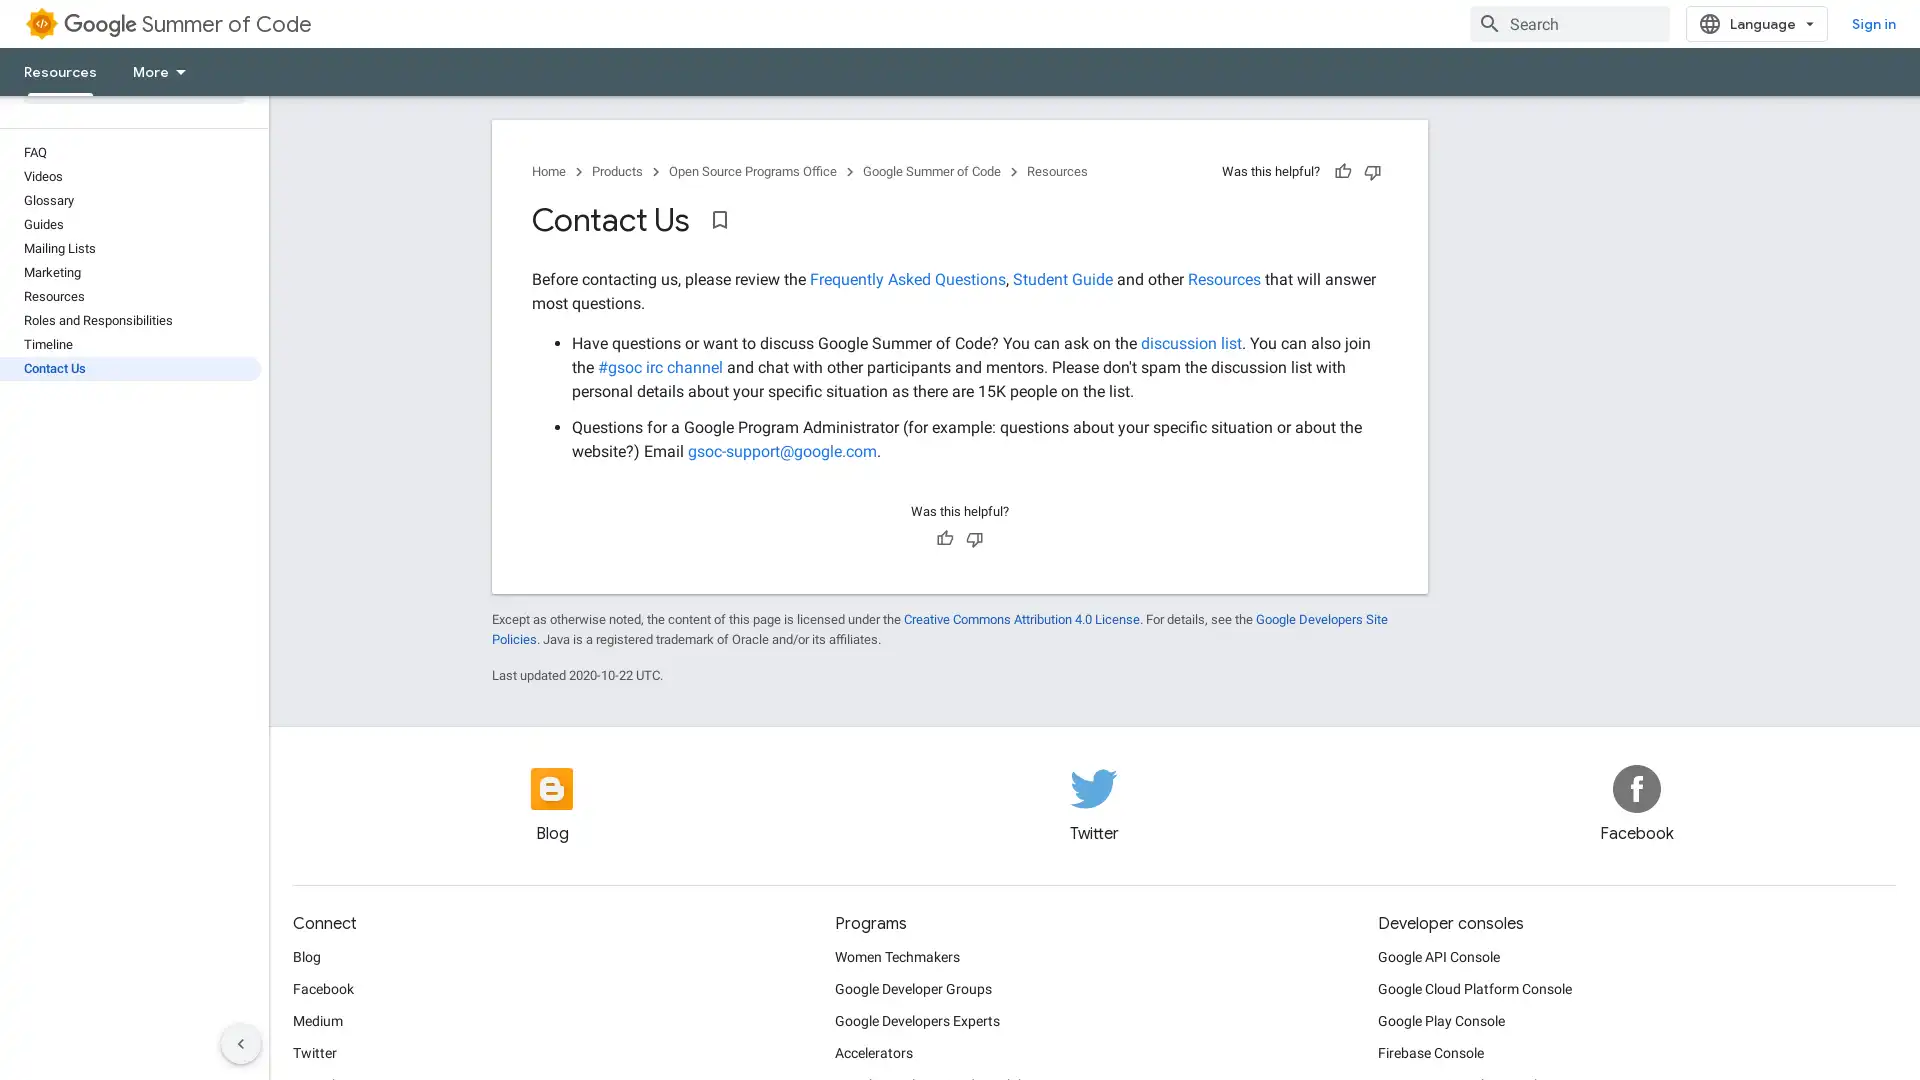 Image resolution: width=1920 pixels, height=1080 pixels. Describe the element at coordinates (974, 538) in the screenshot. I see `Not helpful` at that location.